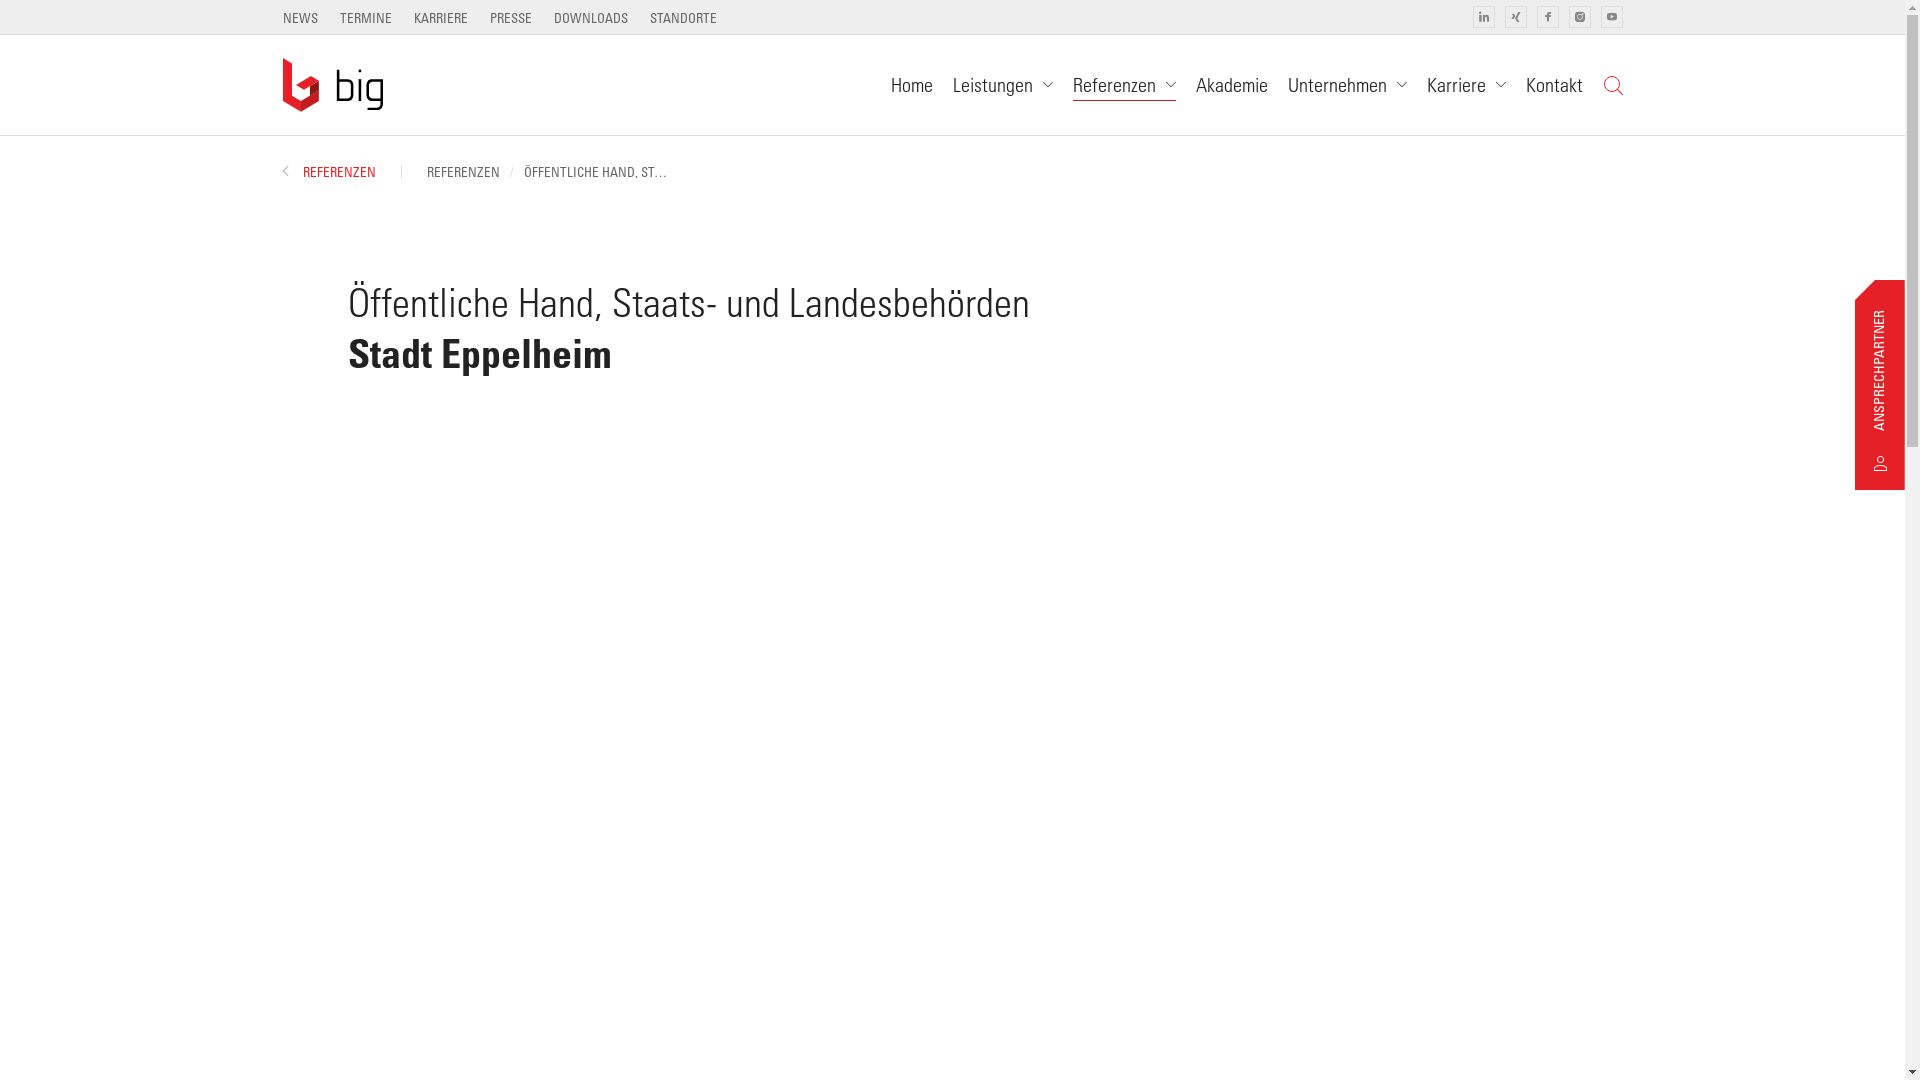 The image size is (1920, 1080). Describe the element at coordinates (1553, 83) in the screenshot. I see `'Kontakt'` at that location.